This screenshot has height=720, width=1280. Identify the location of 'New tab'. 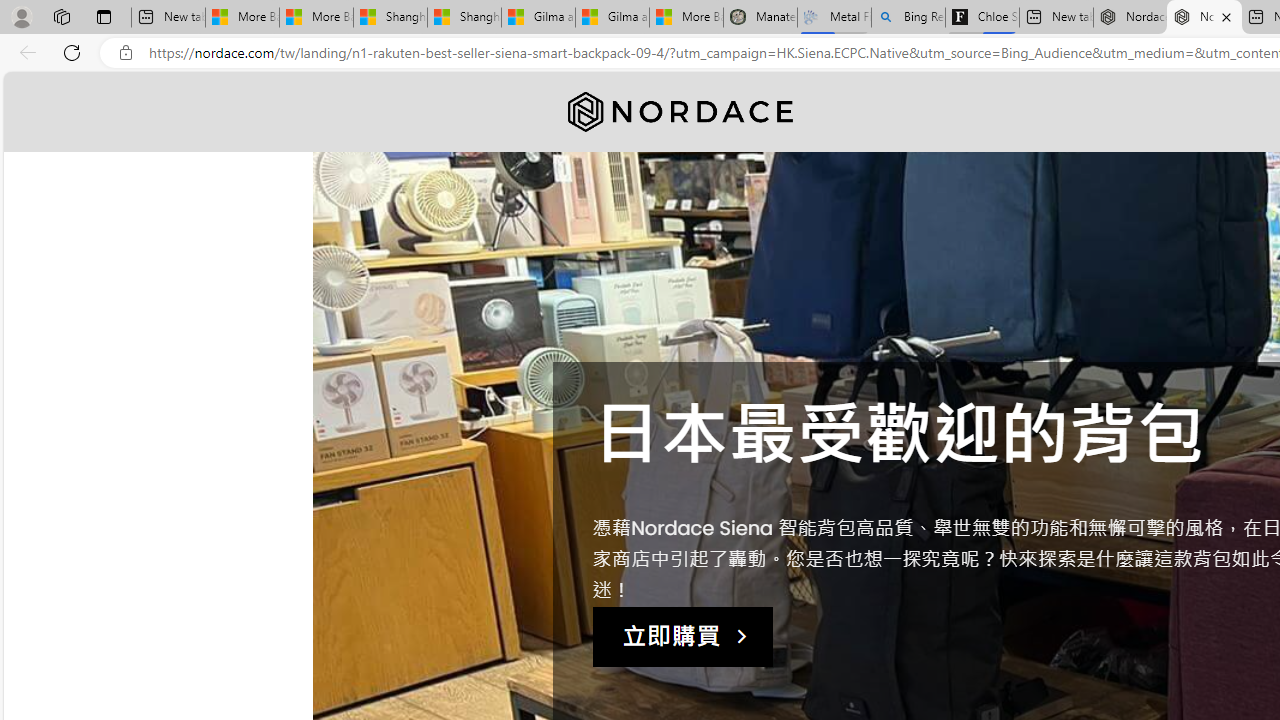
(1055, 17).